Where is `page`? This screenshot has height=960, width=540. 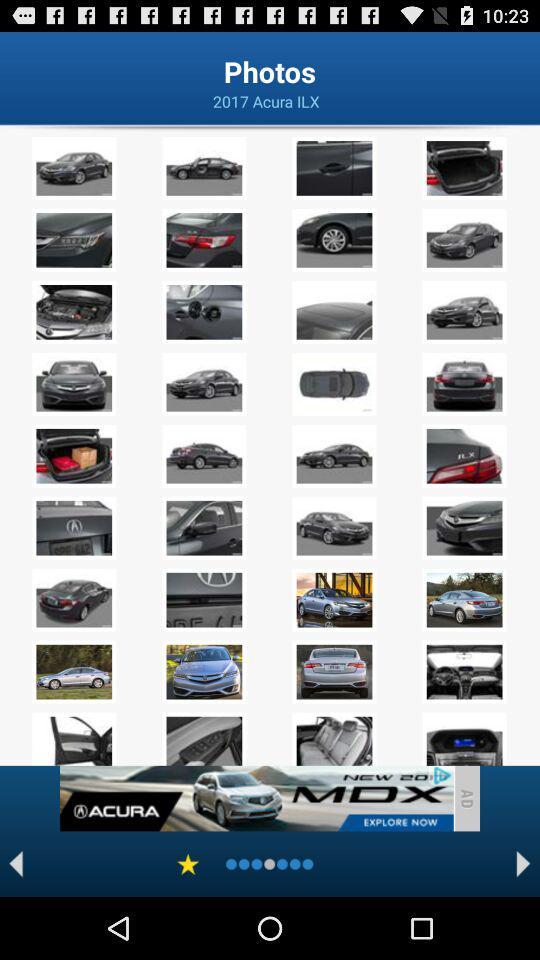
page is located at coordinates (188, 863).